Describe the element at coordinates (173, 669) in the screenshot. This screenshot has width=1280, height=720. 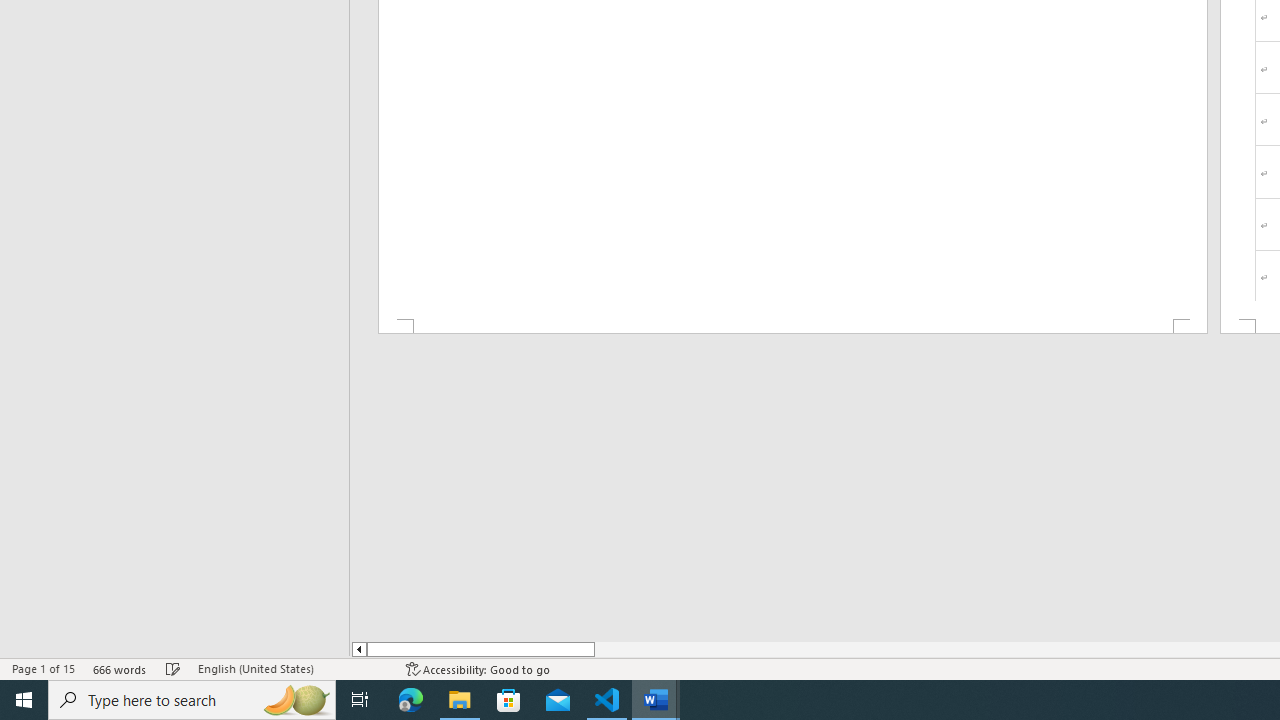
I see `'Spelling and Grammar Check Checking'` at that location.